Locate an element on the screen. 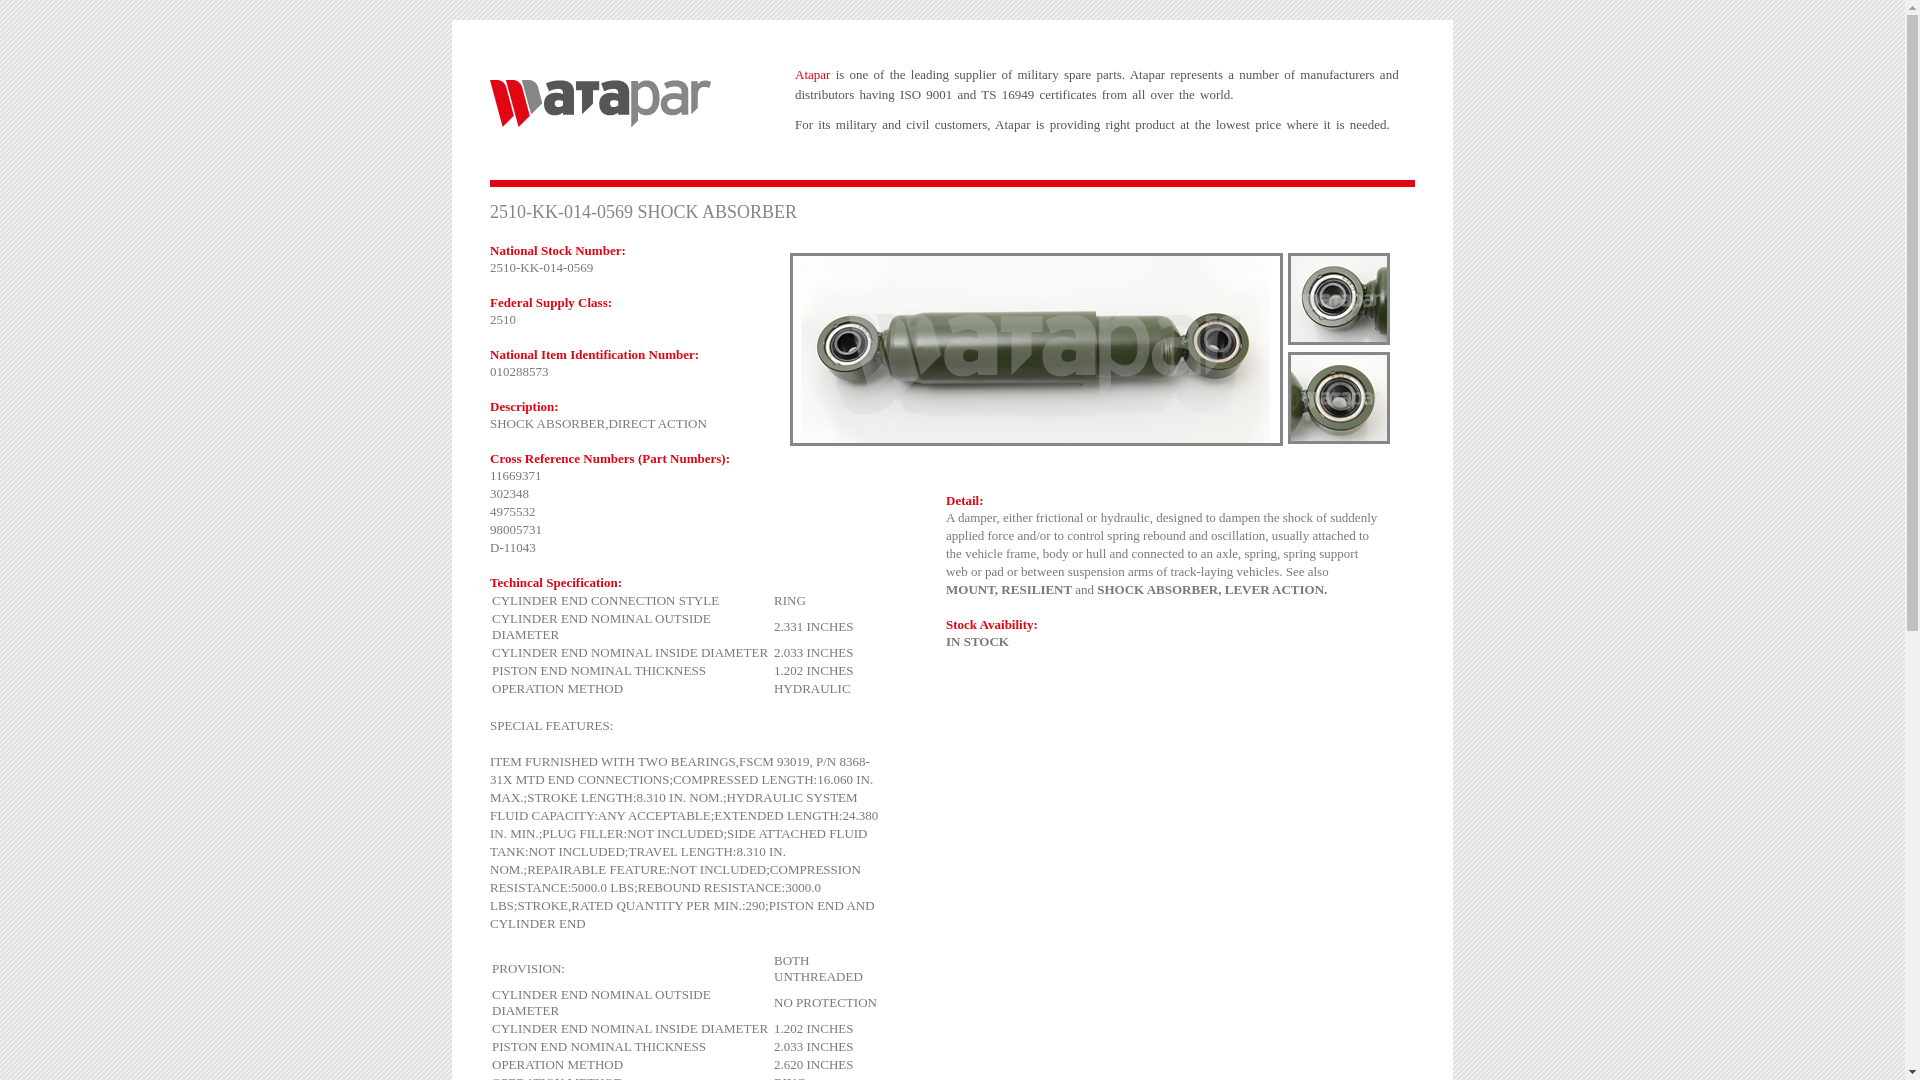  '2510-KK-014-0569' is located at coordinates (1339, 299).